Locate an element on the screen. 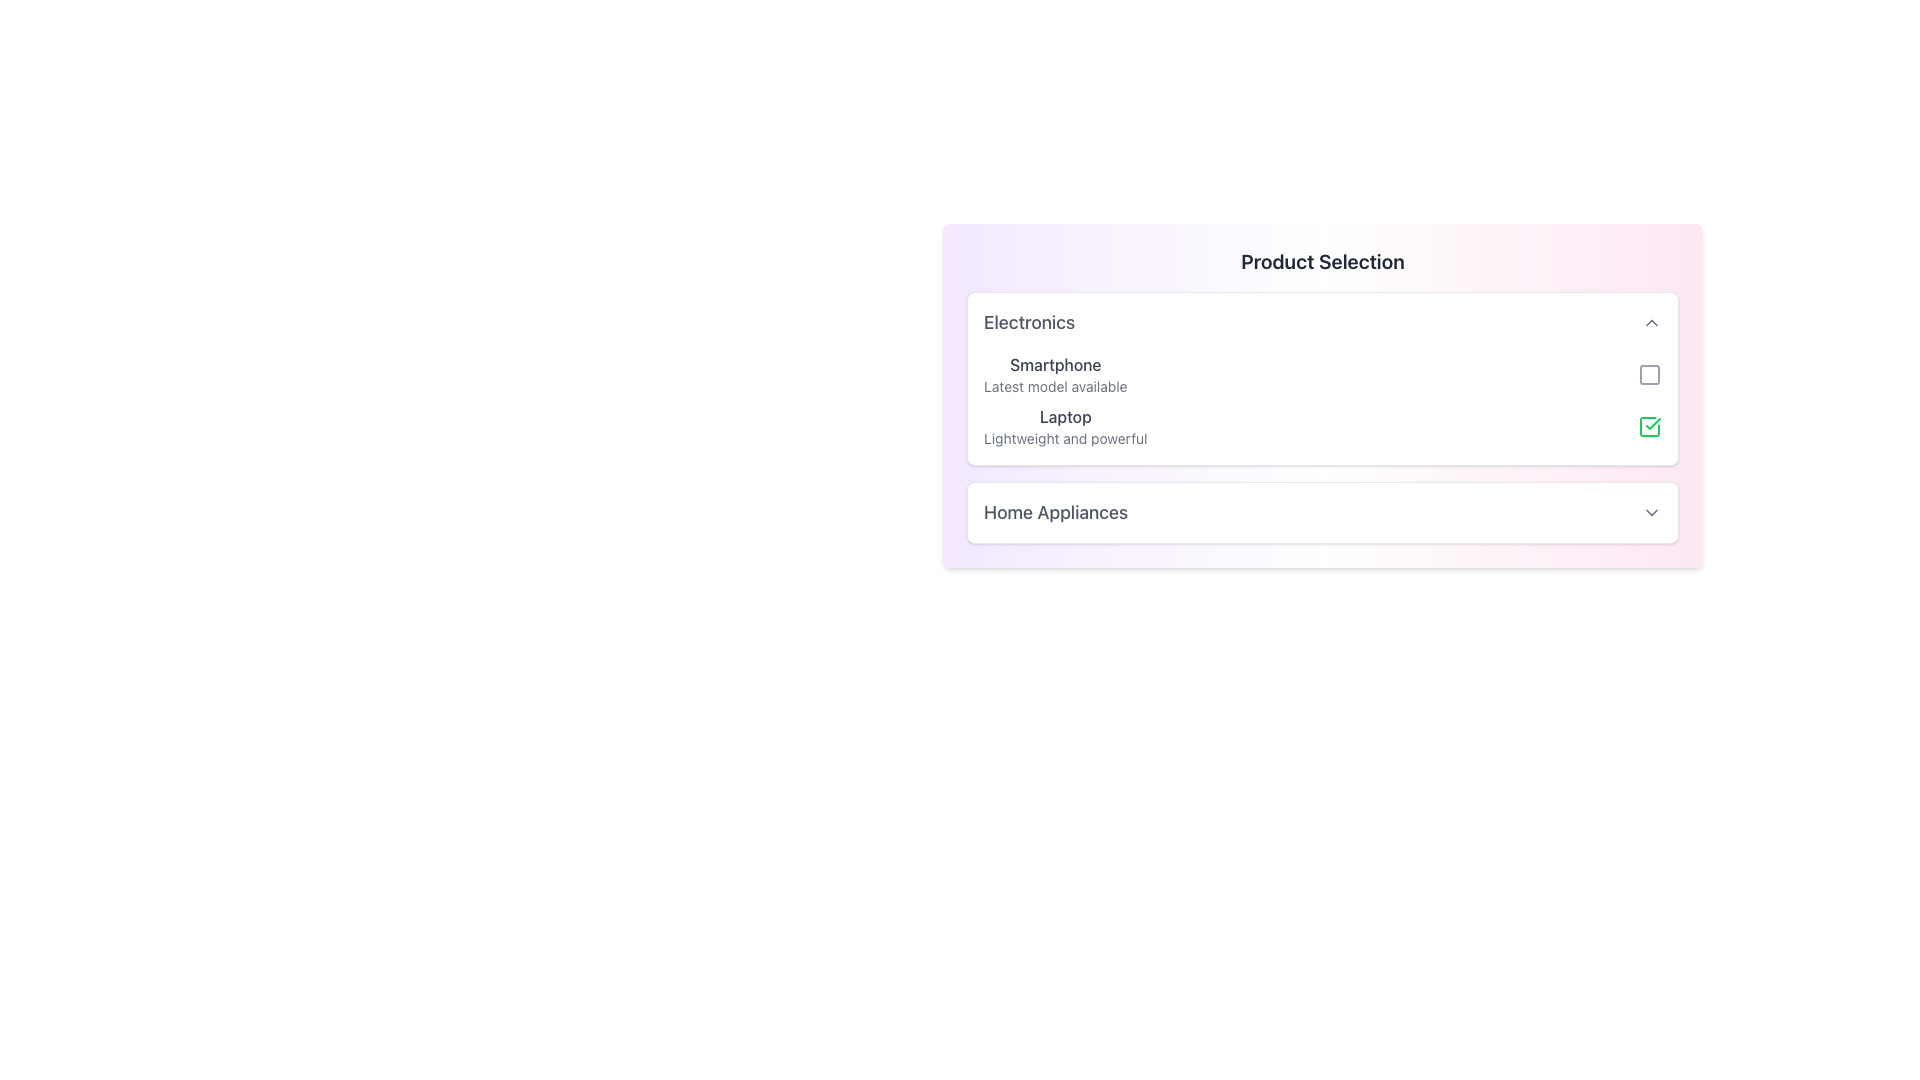 The height and width of the screenshot is (1080, 1920). the checkbox for 'Laptop' is located at coordinates (1650, 426).